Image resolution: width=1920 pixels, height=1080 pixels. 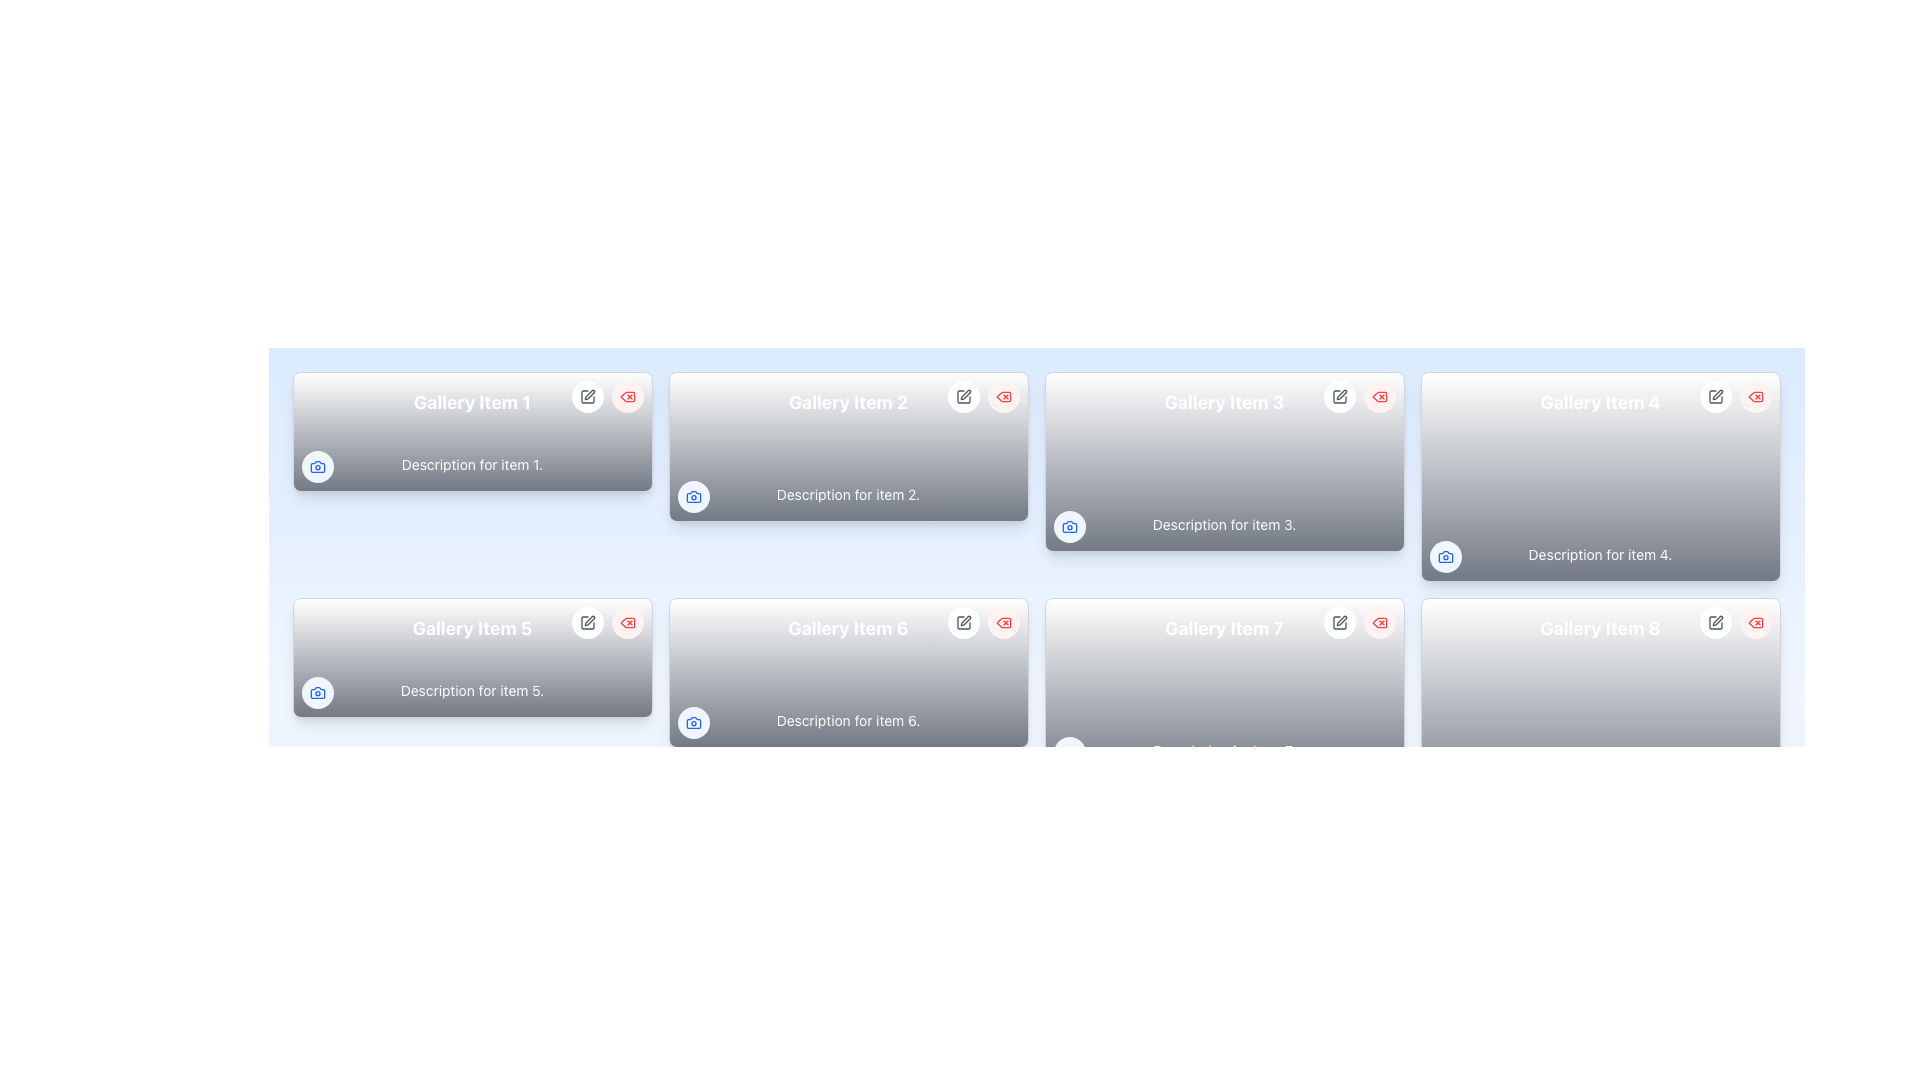 I want to click on the edit button located in the top-right corner of the eighth gallery item to initiate editing of the gallery item, so click(x=1714, y=622).